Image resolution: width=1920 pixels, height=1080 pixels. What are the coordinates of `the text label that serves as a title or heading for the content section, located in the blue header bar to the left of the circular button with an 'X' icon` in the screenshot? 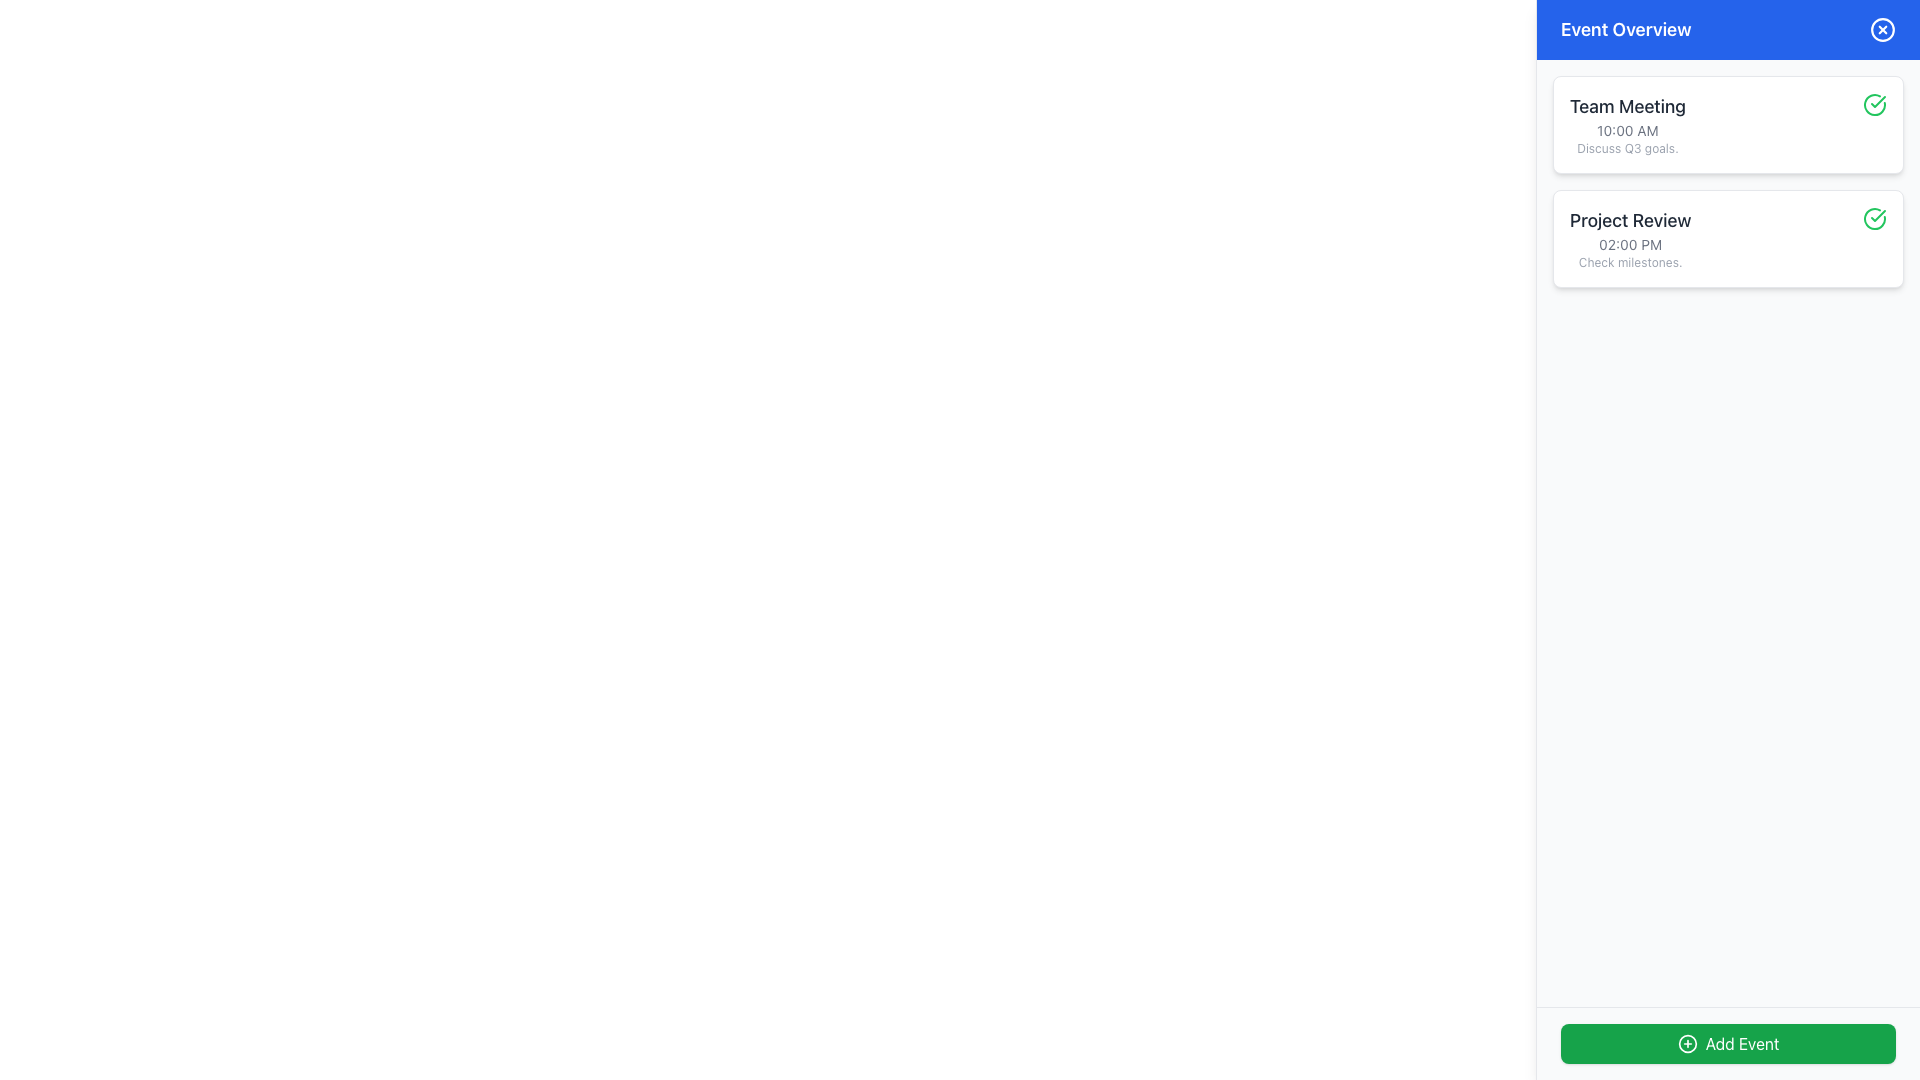 It's located at (1626, 30).